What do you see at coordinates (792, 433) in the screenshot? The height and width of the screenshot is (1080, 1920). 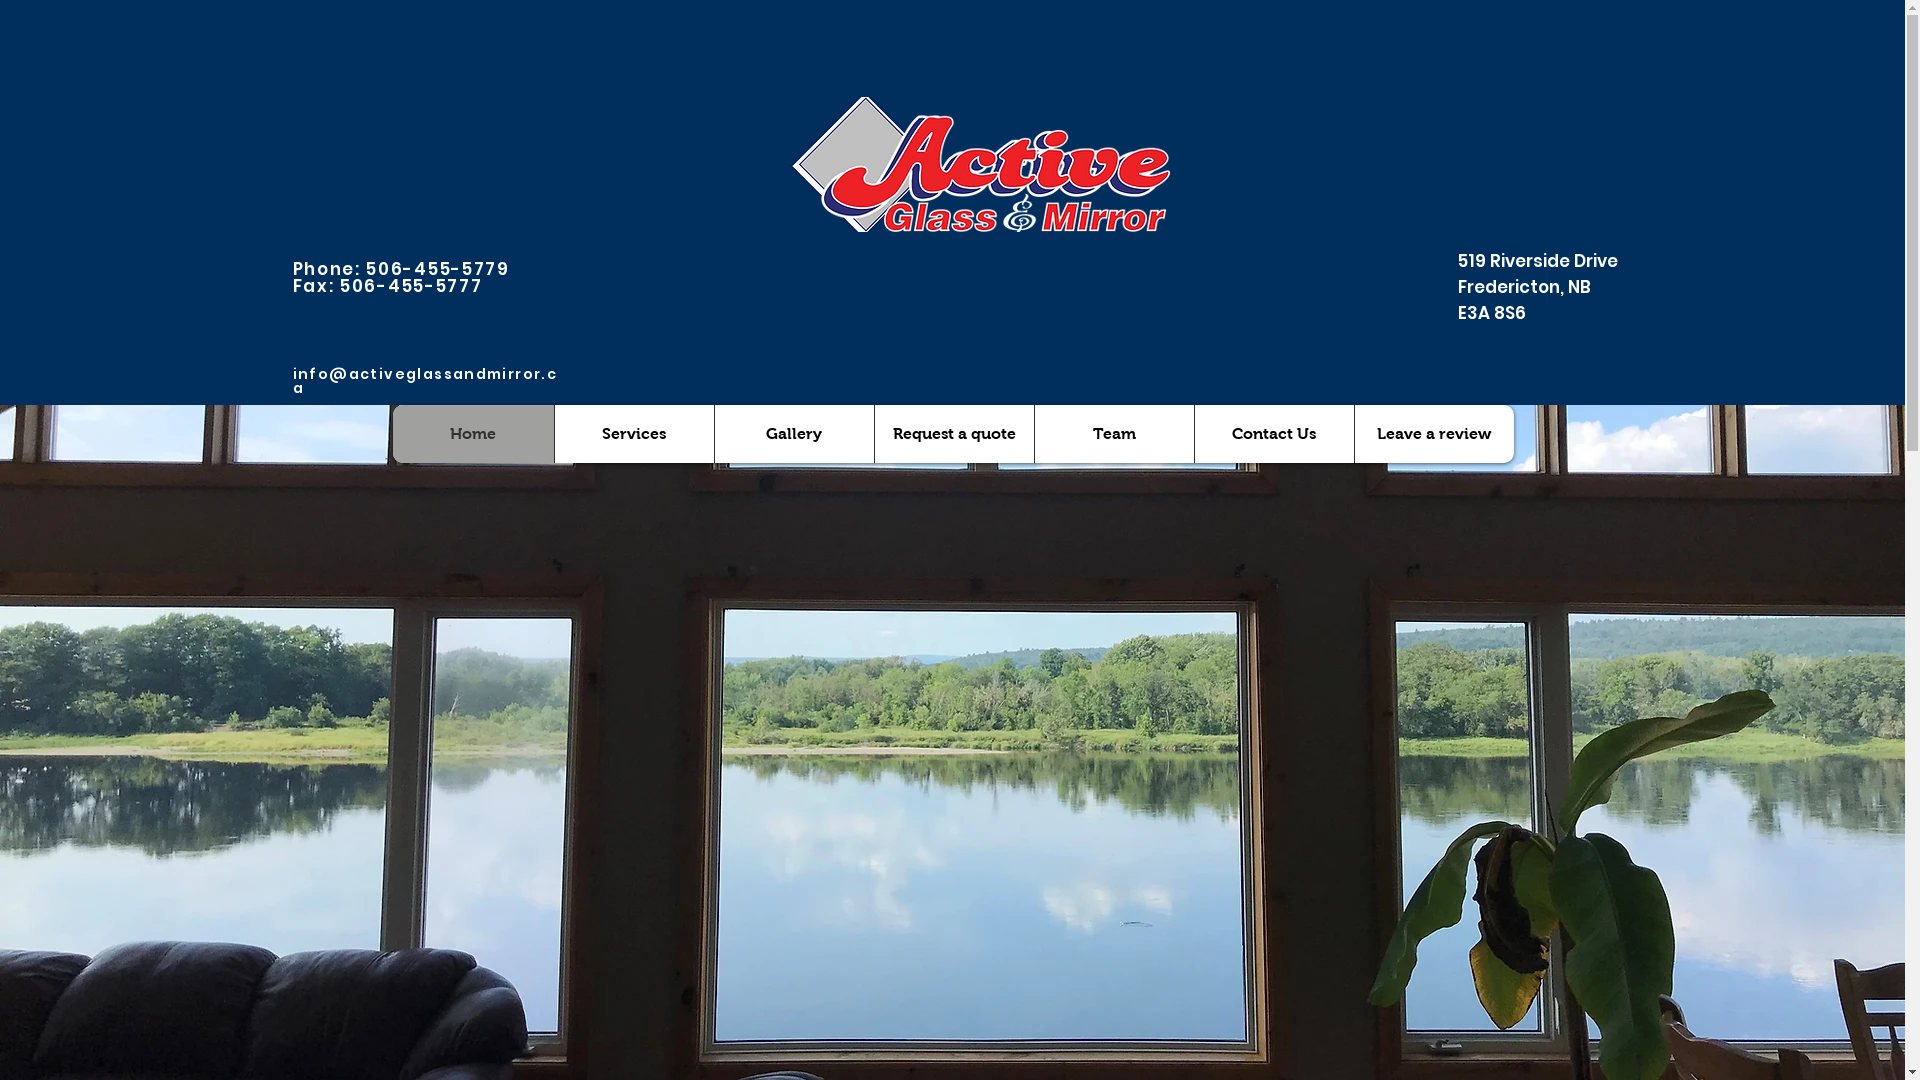 I see `'Gallery'` at bounding box center [792, 433].